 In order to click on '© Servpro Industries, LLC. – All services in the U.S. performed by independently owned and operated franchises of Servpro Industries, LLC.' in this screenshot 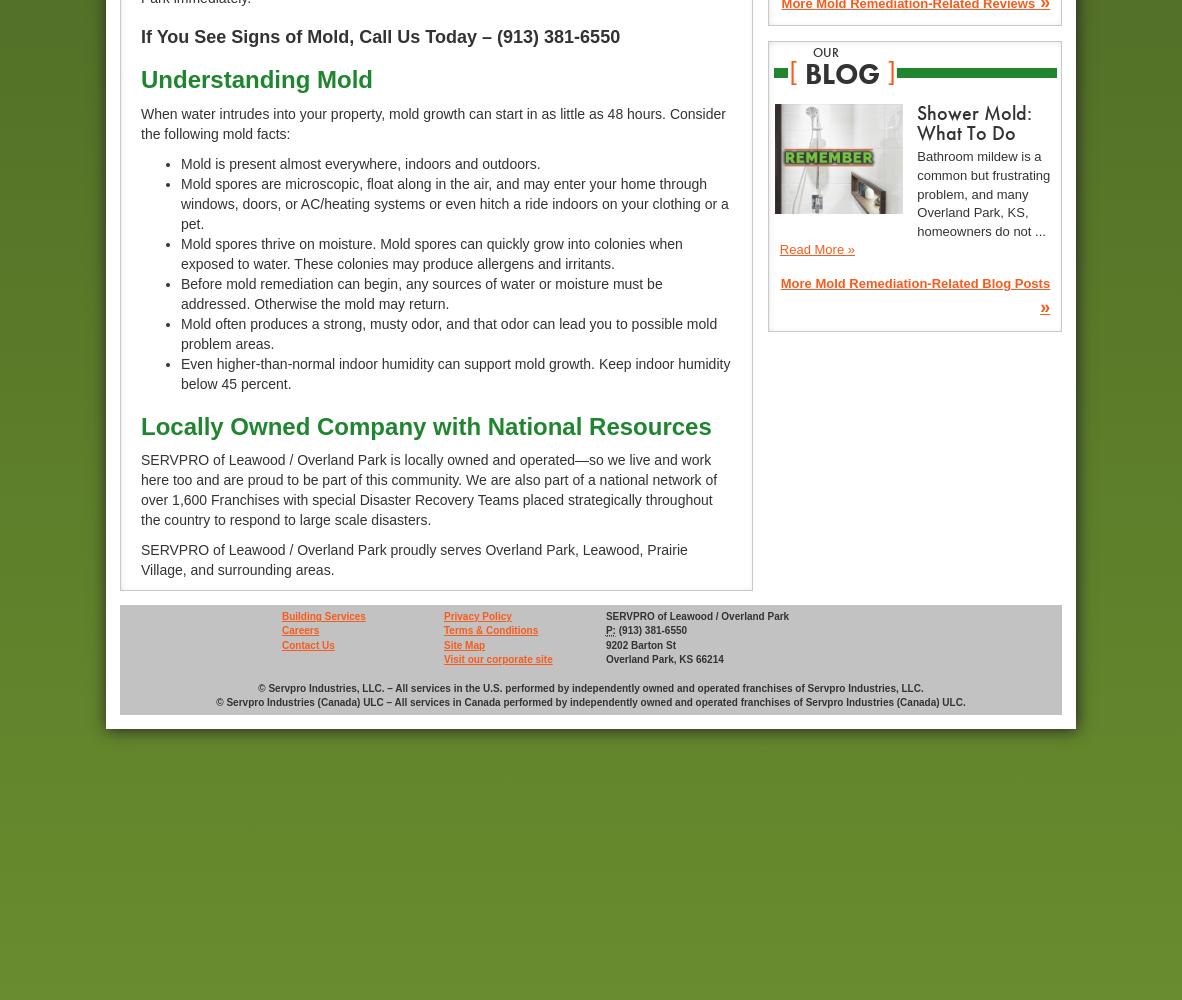, I will do `click(590, 687)`.